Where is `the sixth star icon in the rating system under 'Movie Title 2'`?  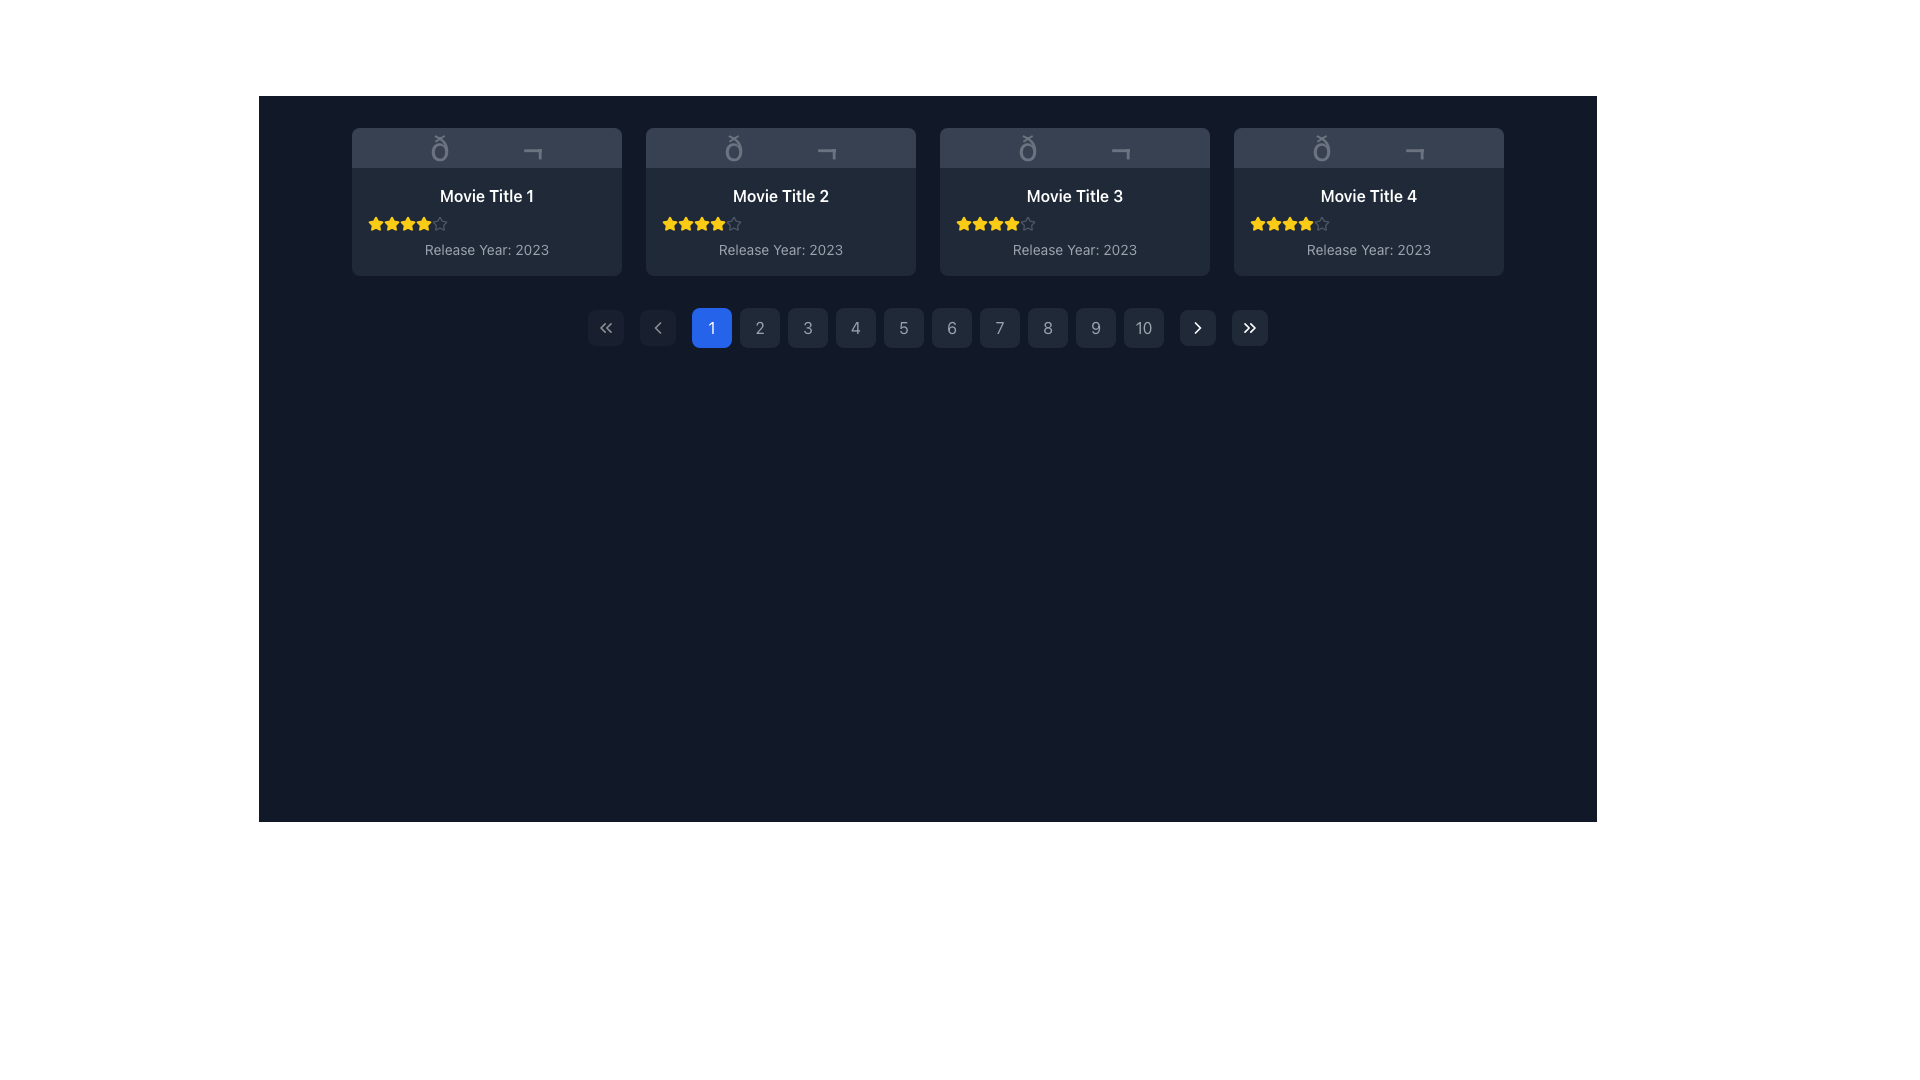 the sixth star icon in the rating system under 'Movie Title 2' is located at coordinates (718, 223).